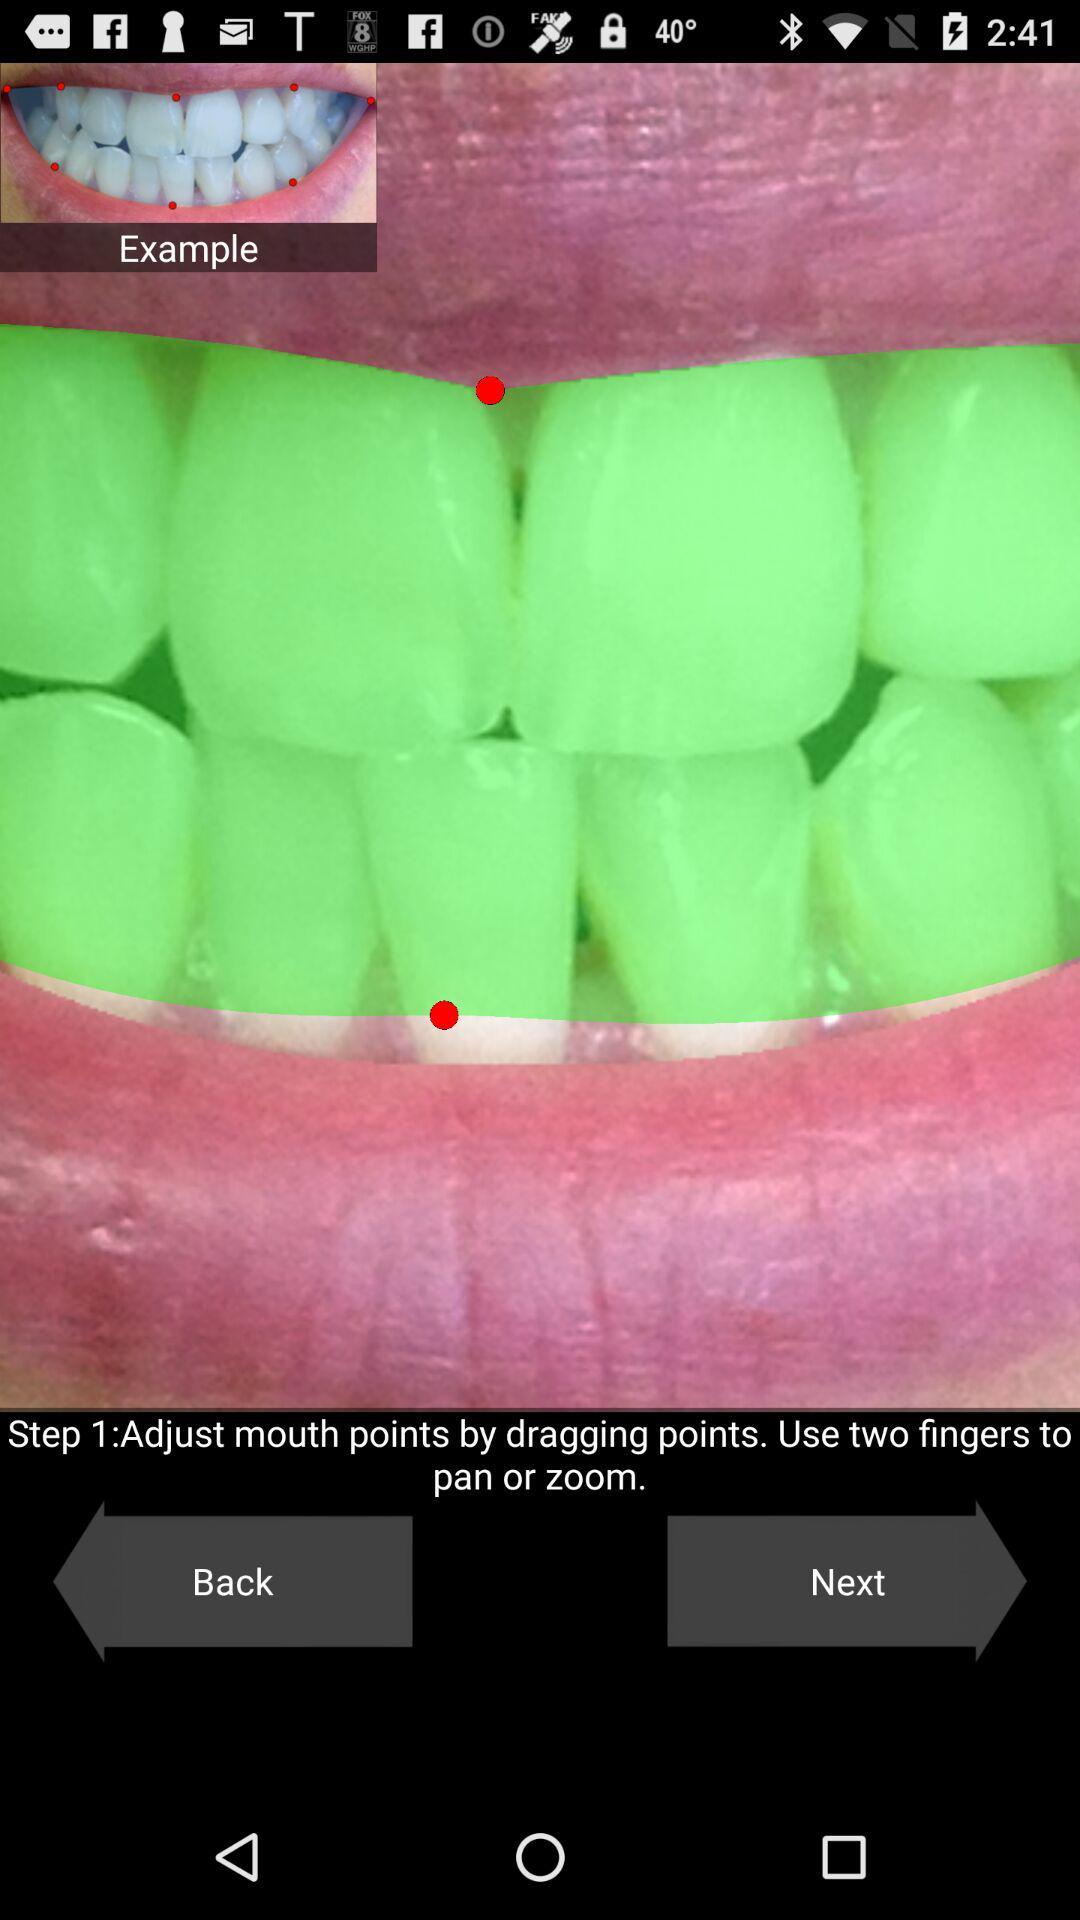  What do you see at coordinates (847, 1580) in the screenshot?
I see `button to the right of the back` at bounding box center [847, 1580].